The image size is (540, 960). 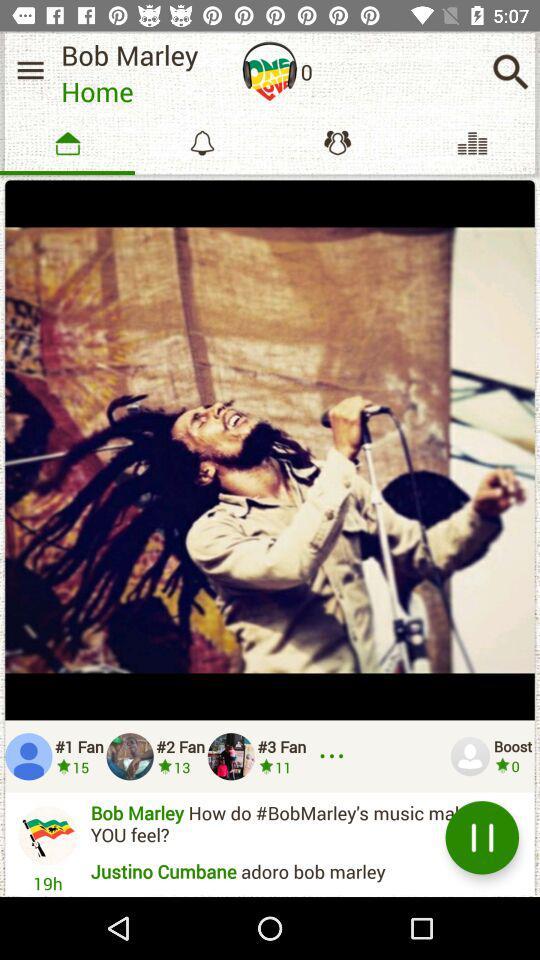 What do you see at coordinates (510, 71) in the screenshot?
I see `search bar` at bounding box center [510, 71].